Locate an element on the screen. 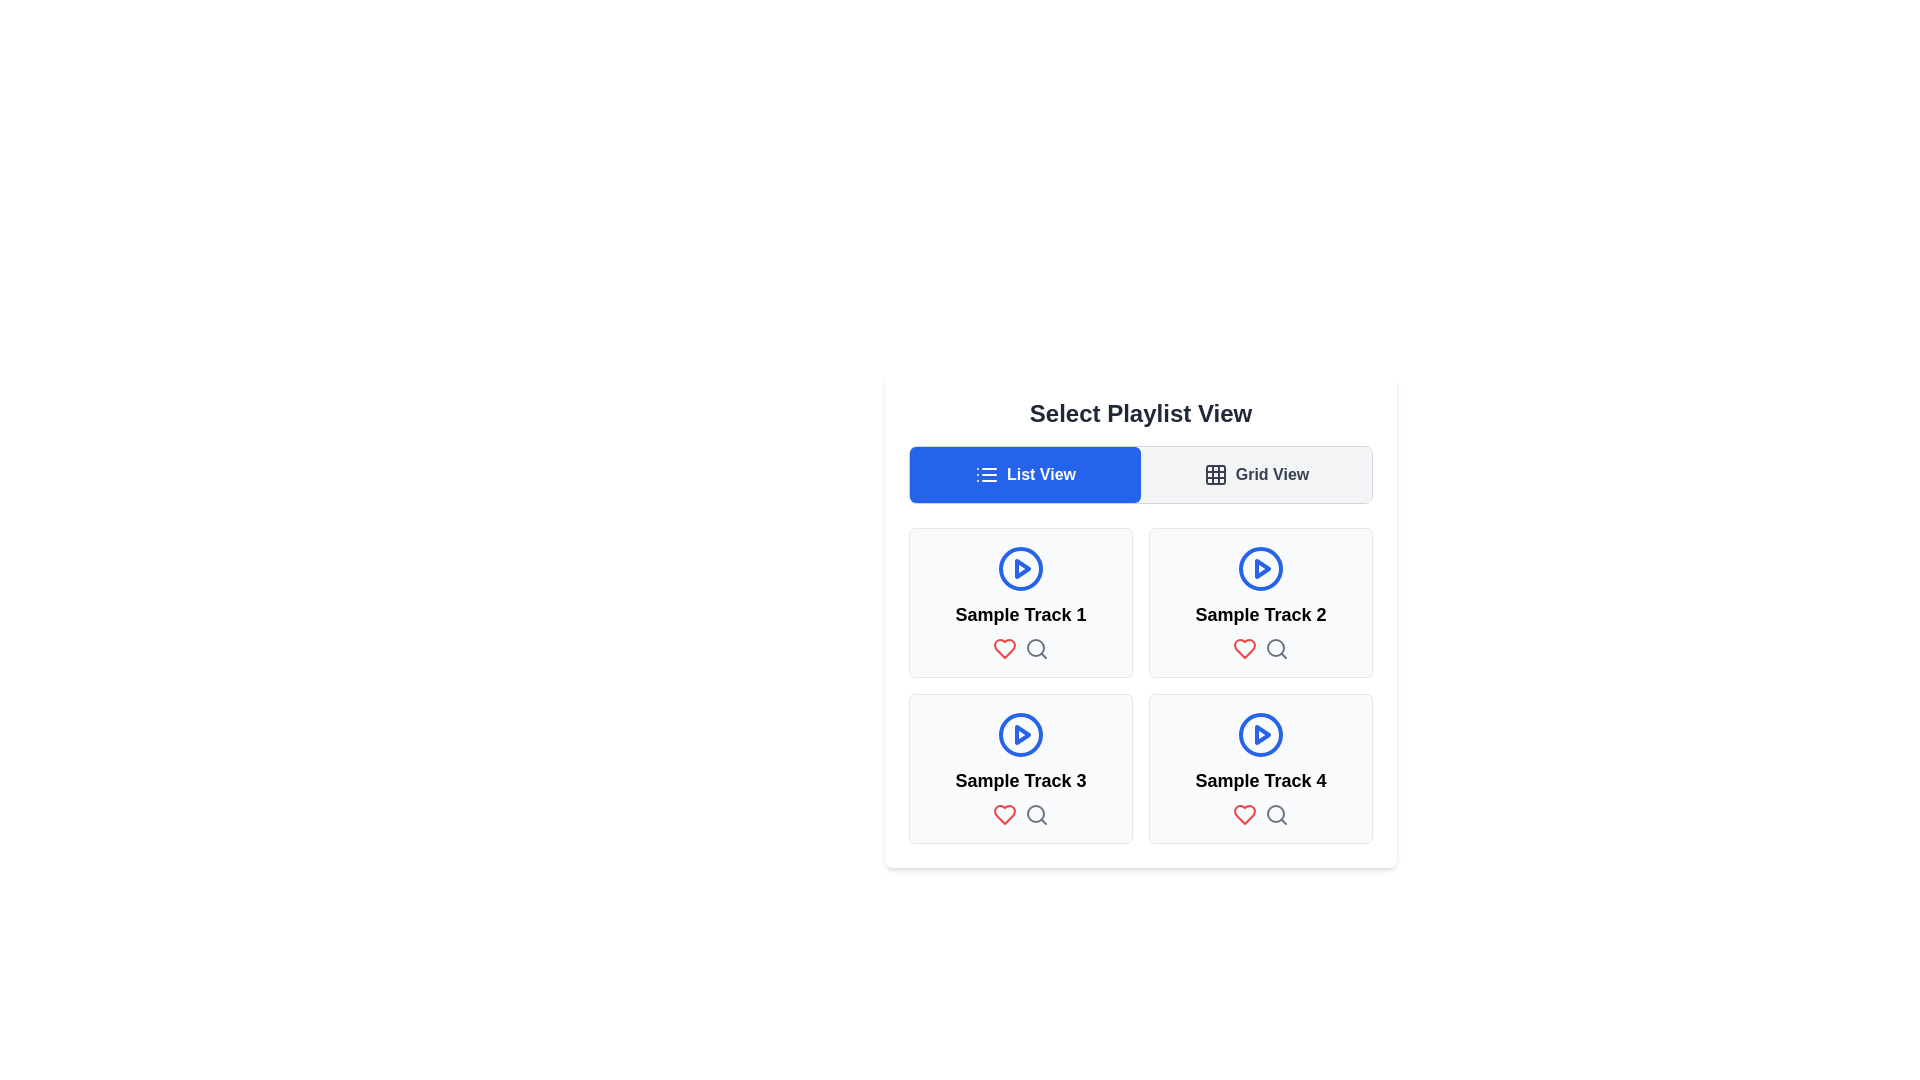 The width and height of the screenshot is (1920, 1080). the associated track using the text label 'Sample Track 4' located is located at coordinates (1260, 779).